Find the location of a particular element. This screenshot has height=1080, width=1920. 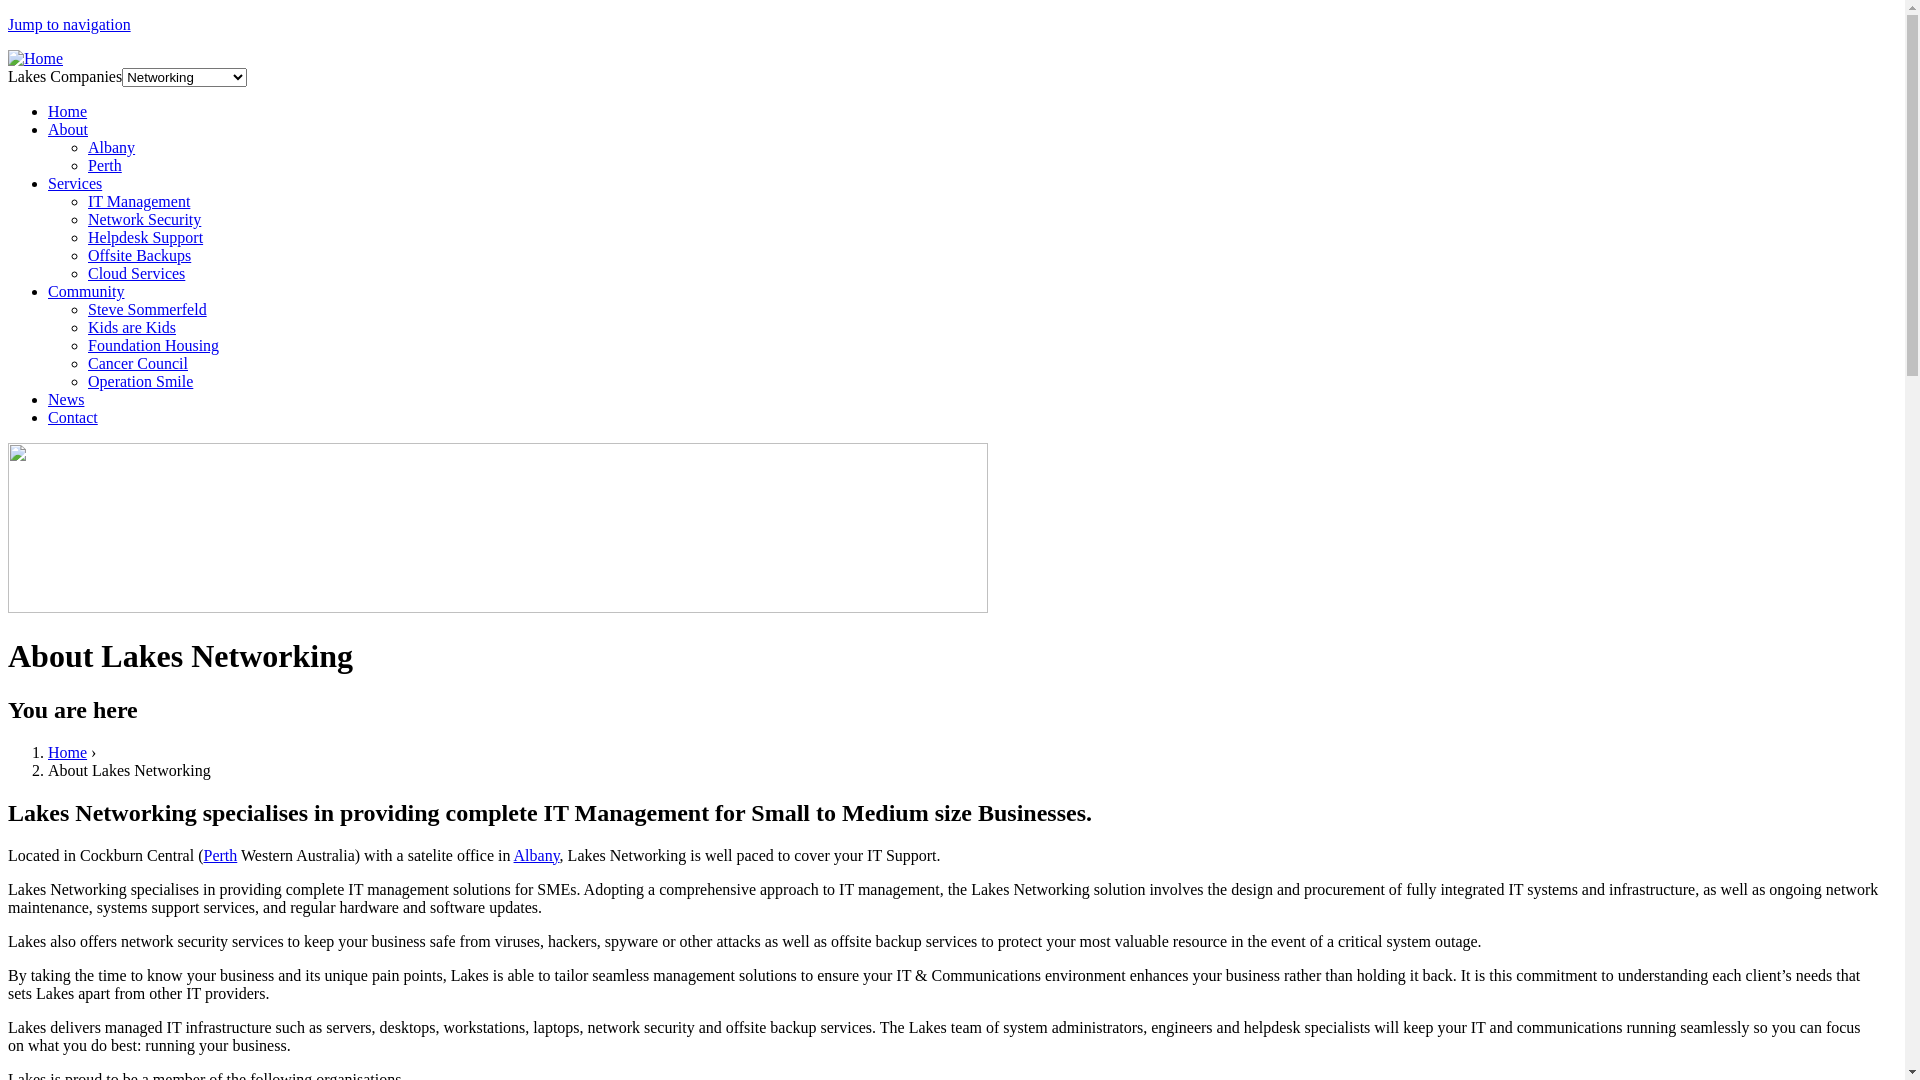

'Albany' is located at coordinates (110, 146).